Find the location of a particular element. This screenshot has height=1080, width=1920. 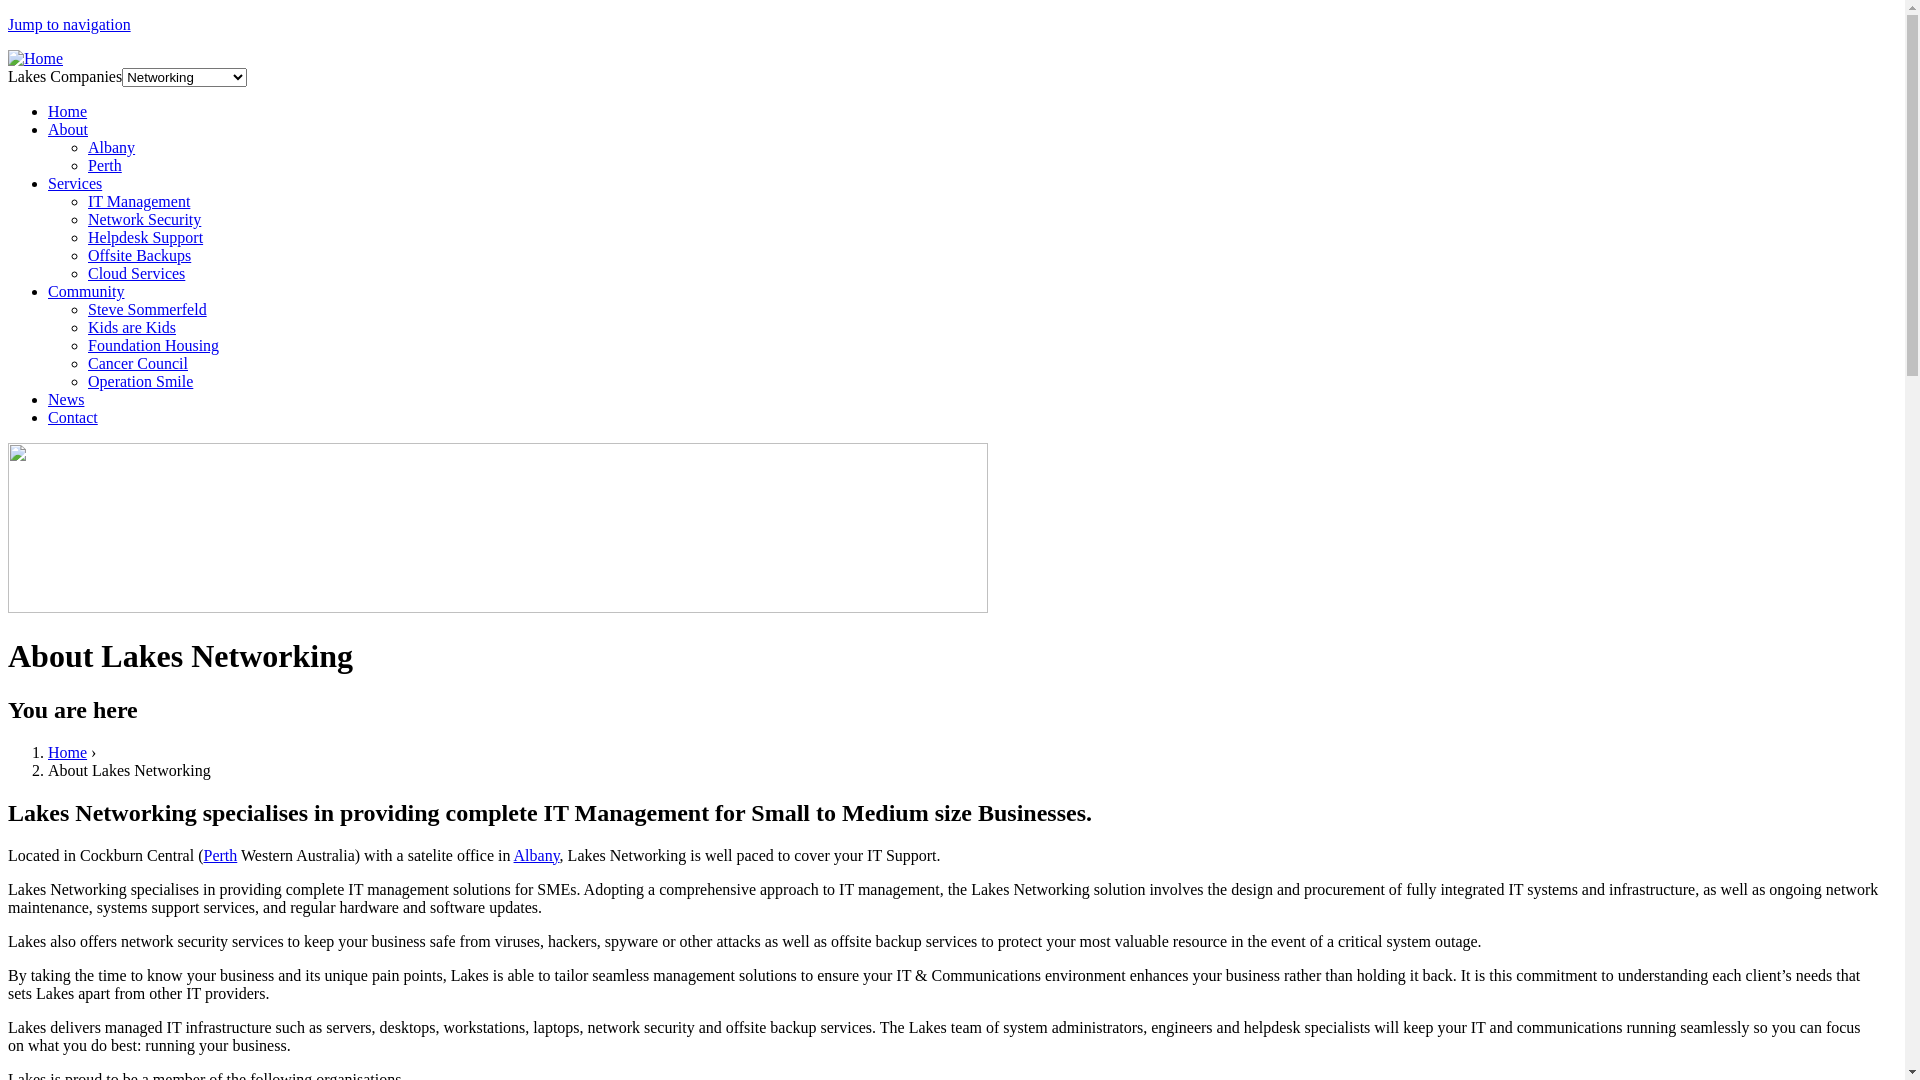

'Albany' is located at coordinates (110, 146).